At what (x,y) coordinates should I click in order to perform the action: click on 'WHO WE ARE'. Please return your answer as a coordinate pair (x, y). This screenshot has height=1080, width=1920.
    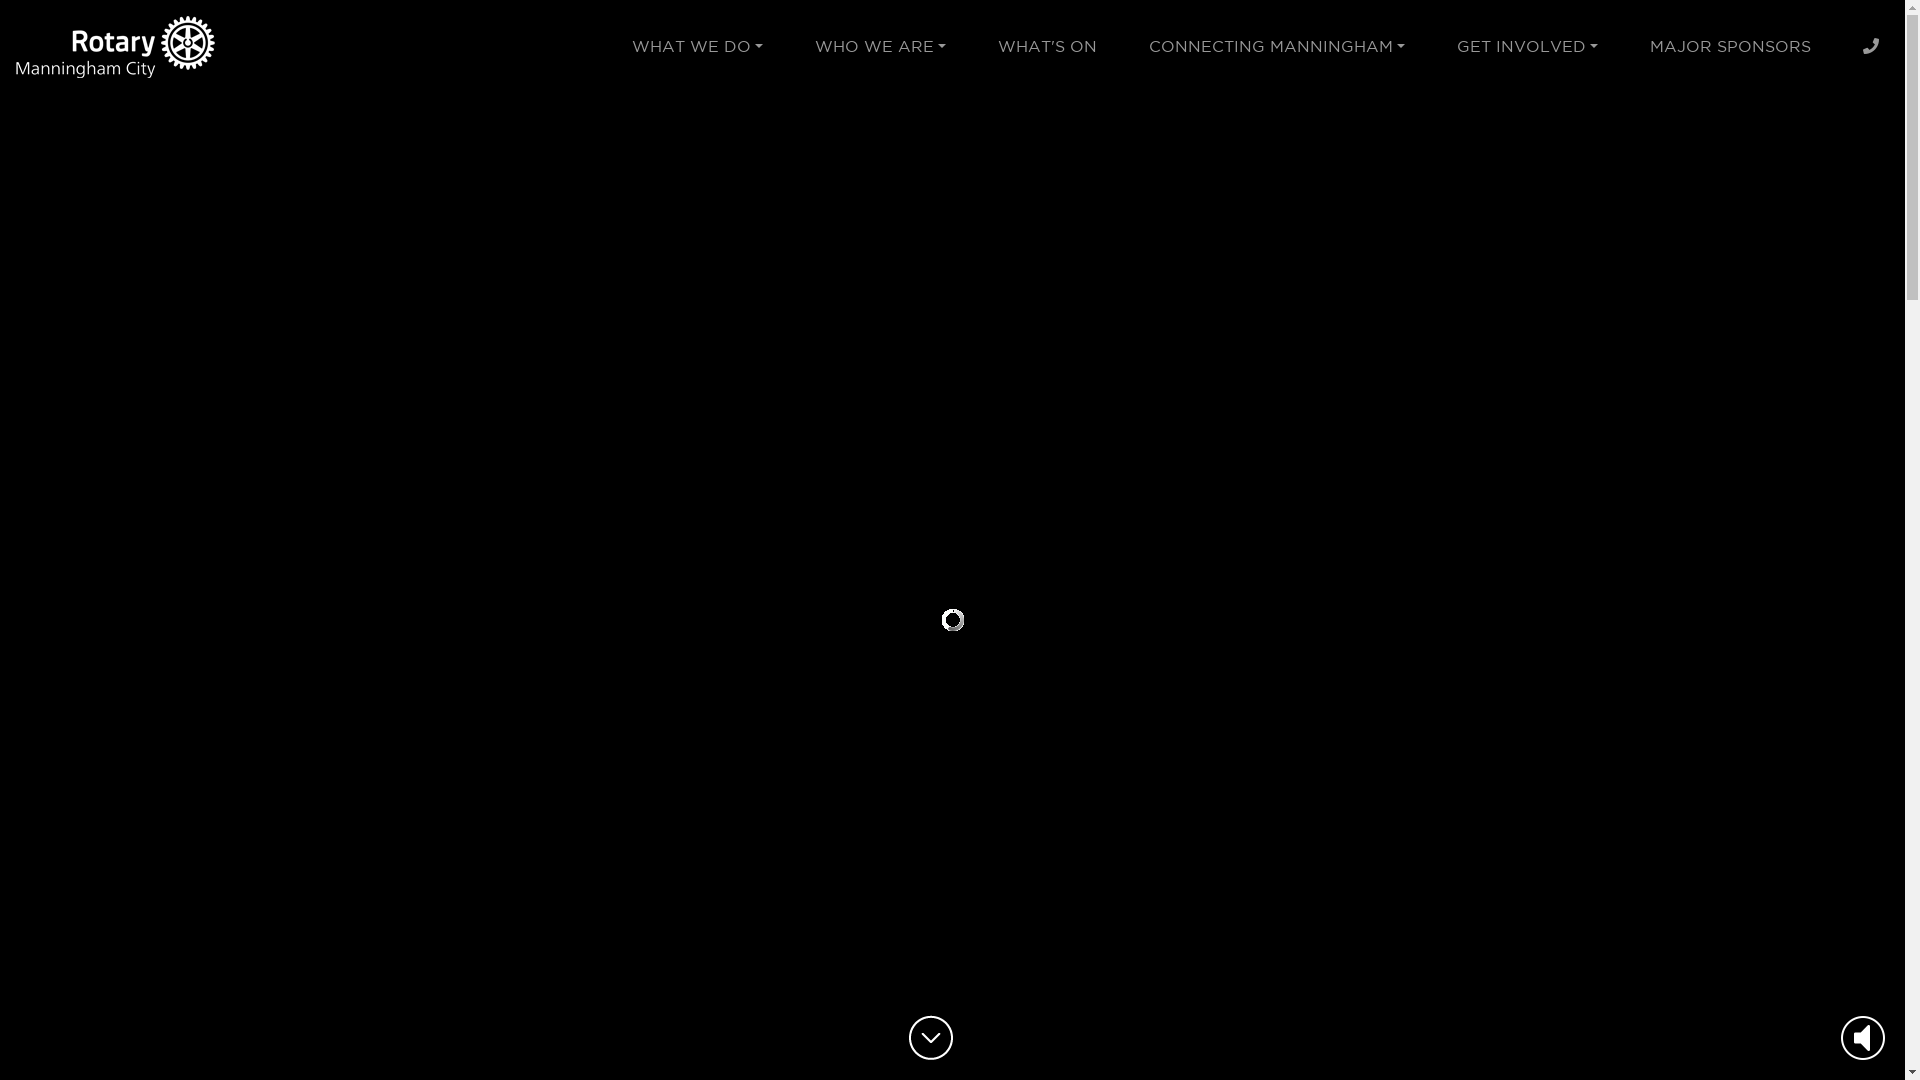
    Looking at the image, I should click on (880, 49).